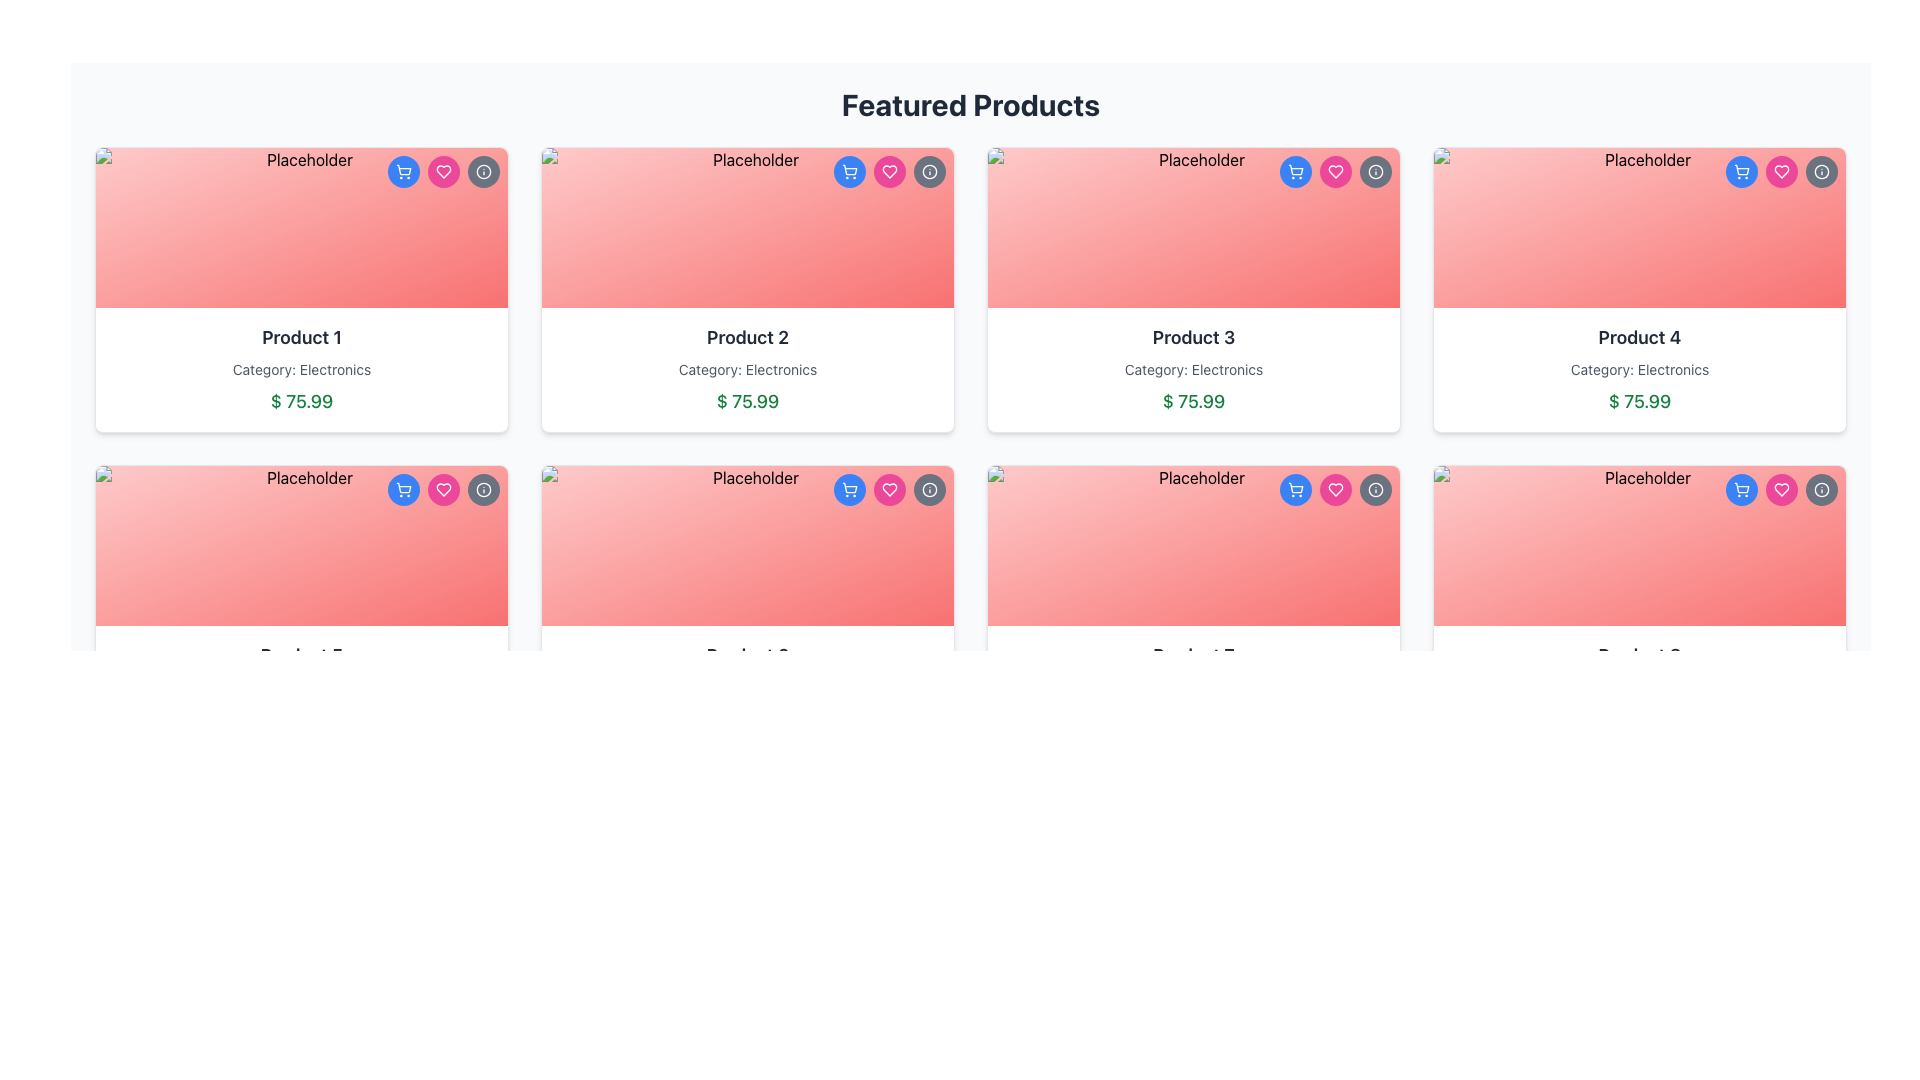 The image size is (1920, 1080). Describe the element at coordinates (929, 171) in the screenshot. I see `the information button located in the top-right corner of the second product card` at that location.